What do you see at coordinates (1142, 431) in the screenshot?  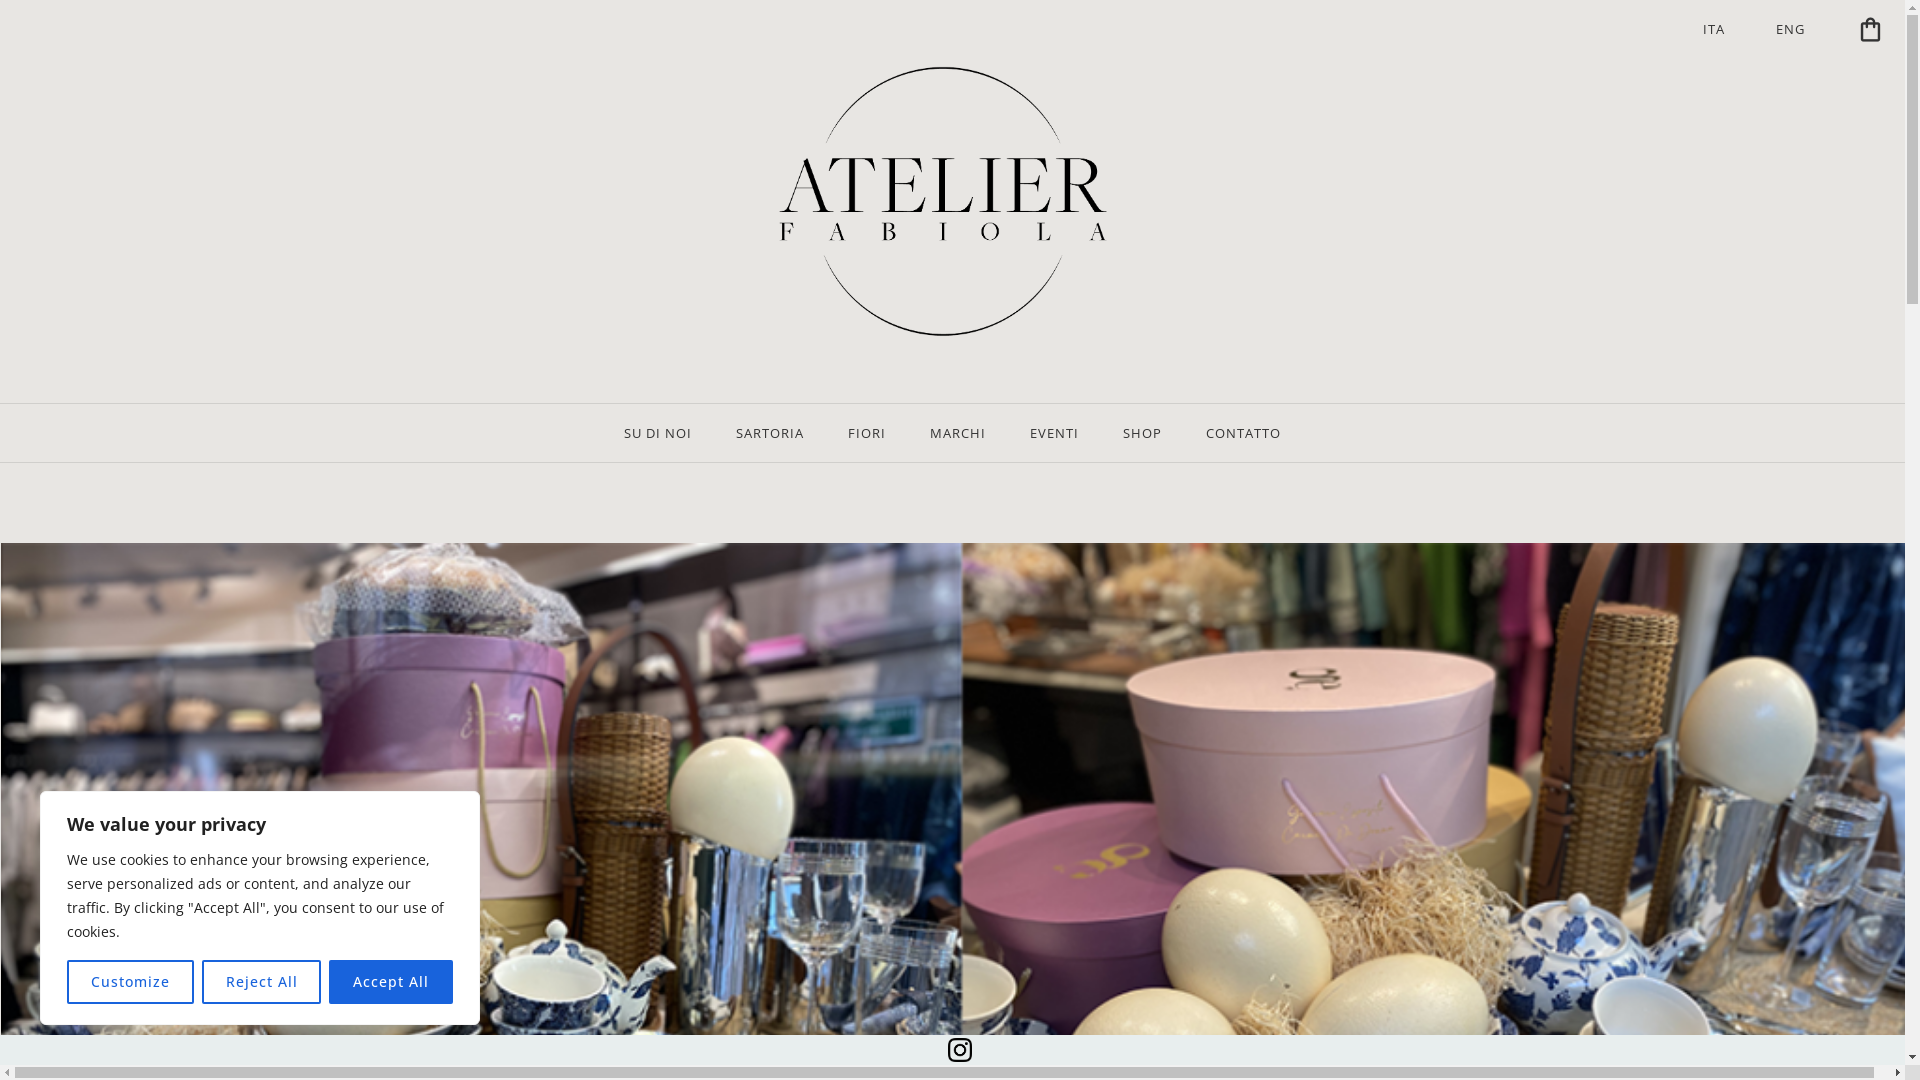 I see `'SHOP'` at bounding box center [1142, 431].